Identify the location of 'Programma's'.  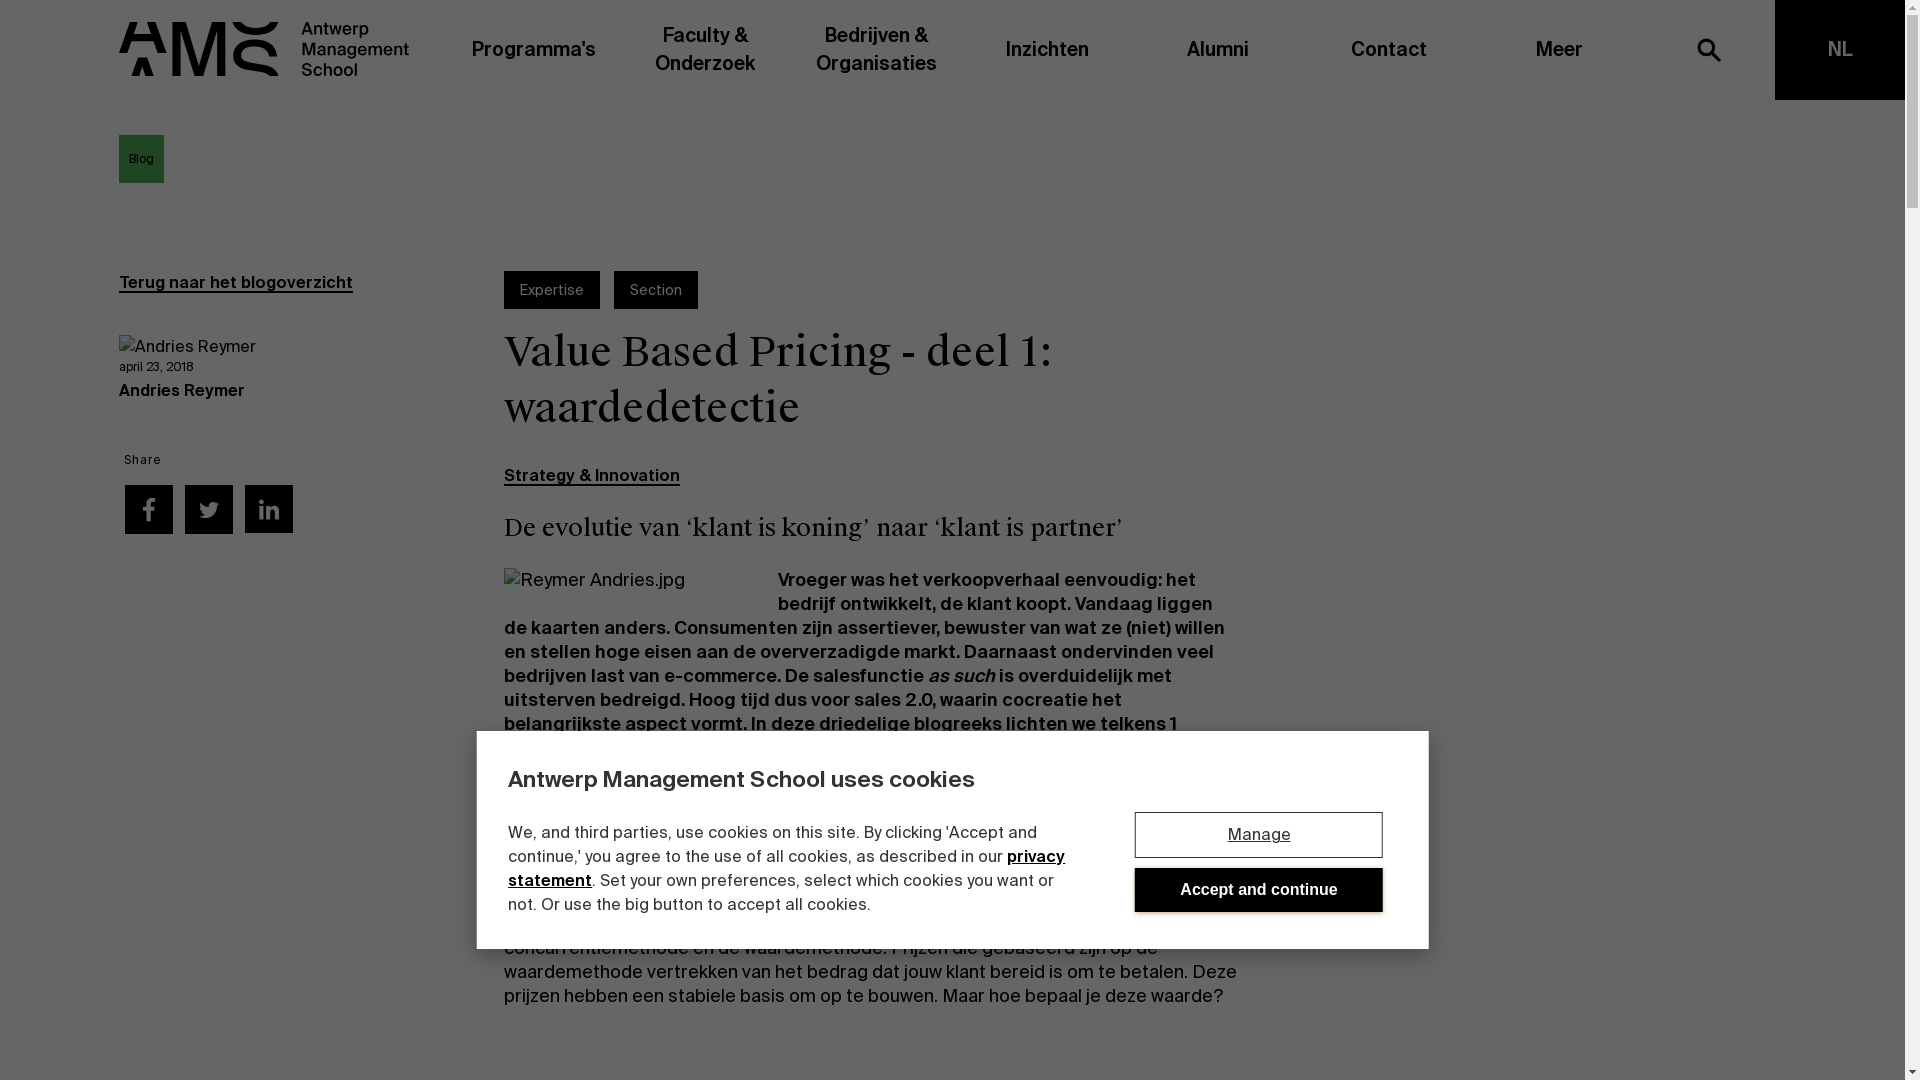
(534, 49).